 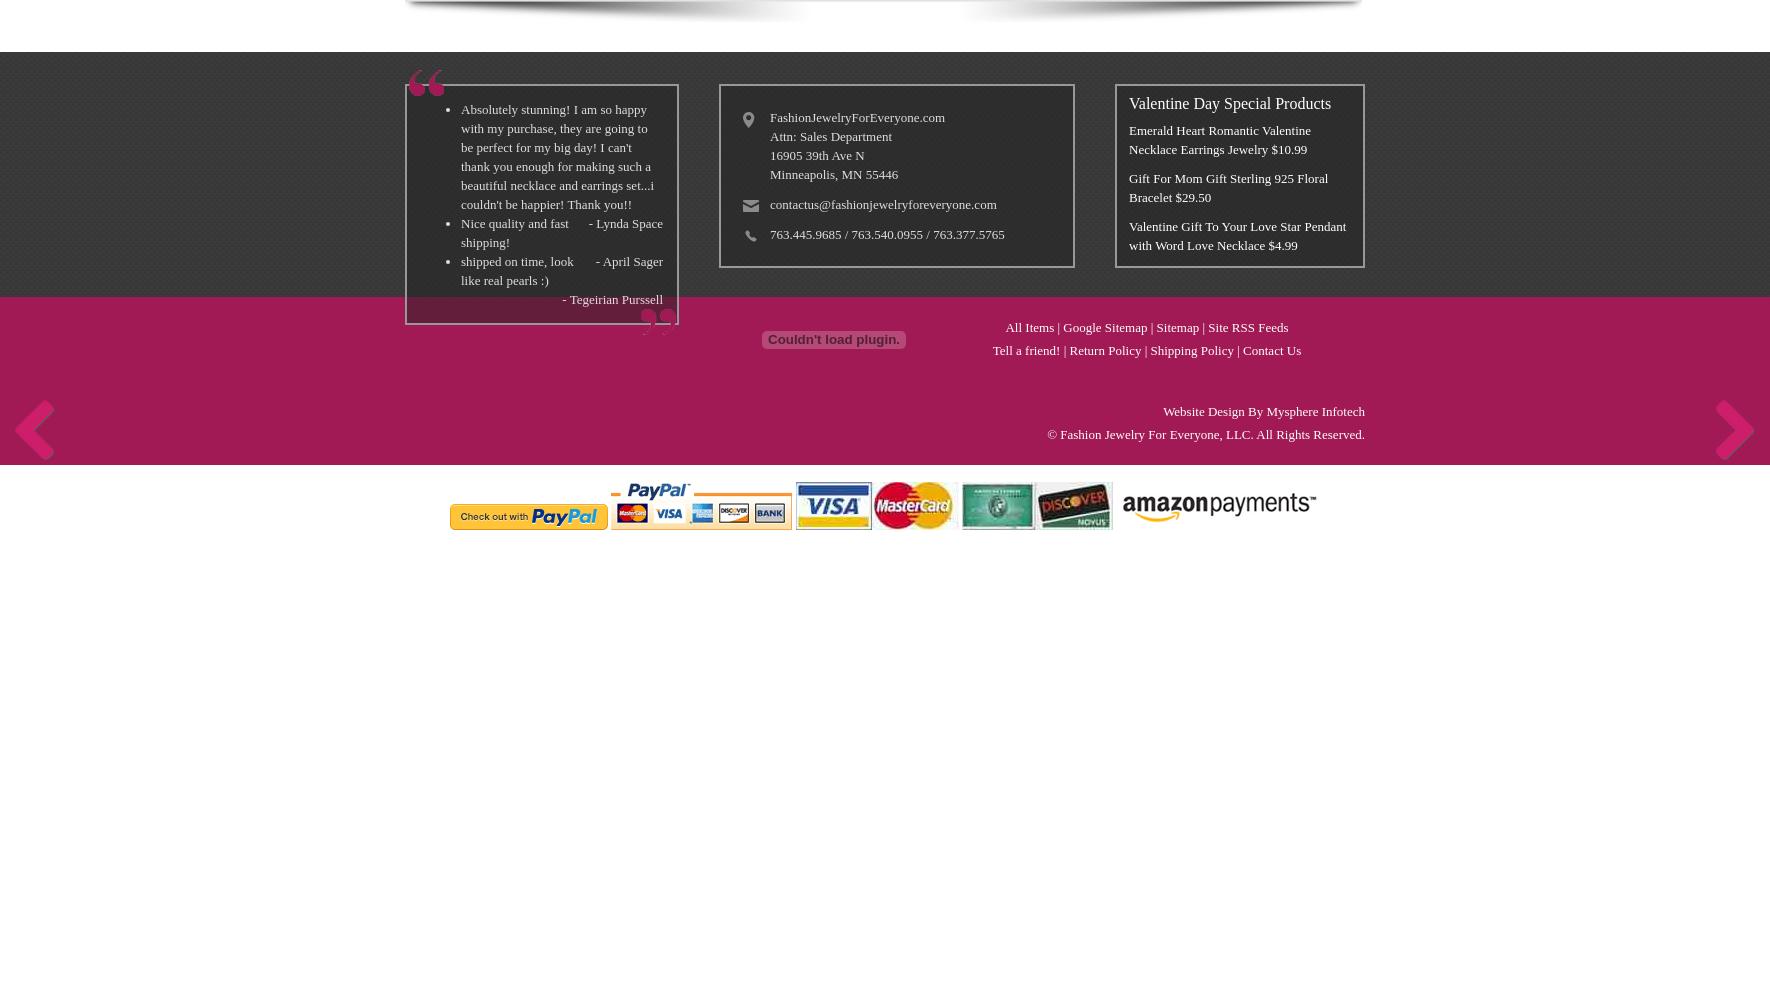 I want to click on 'Valentine Day Special Products', so click(x=1228, y=102).